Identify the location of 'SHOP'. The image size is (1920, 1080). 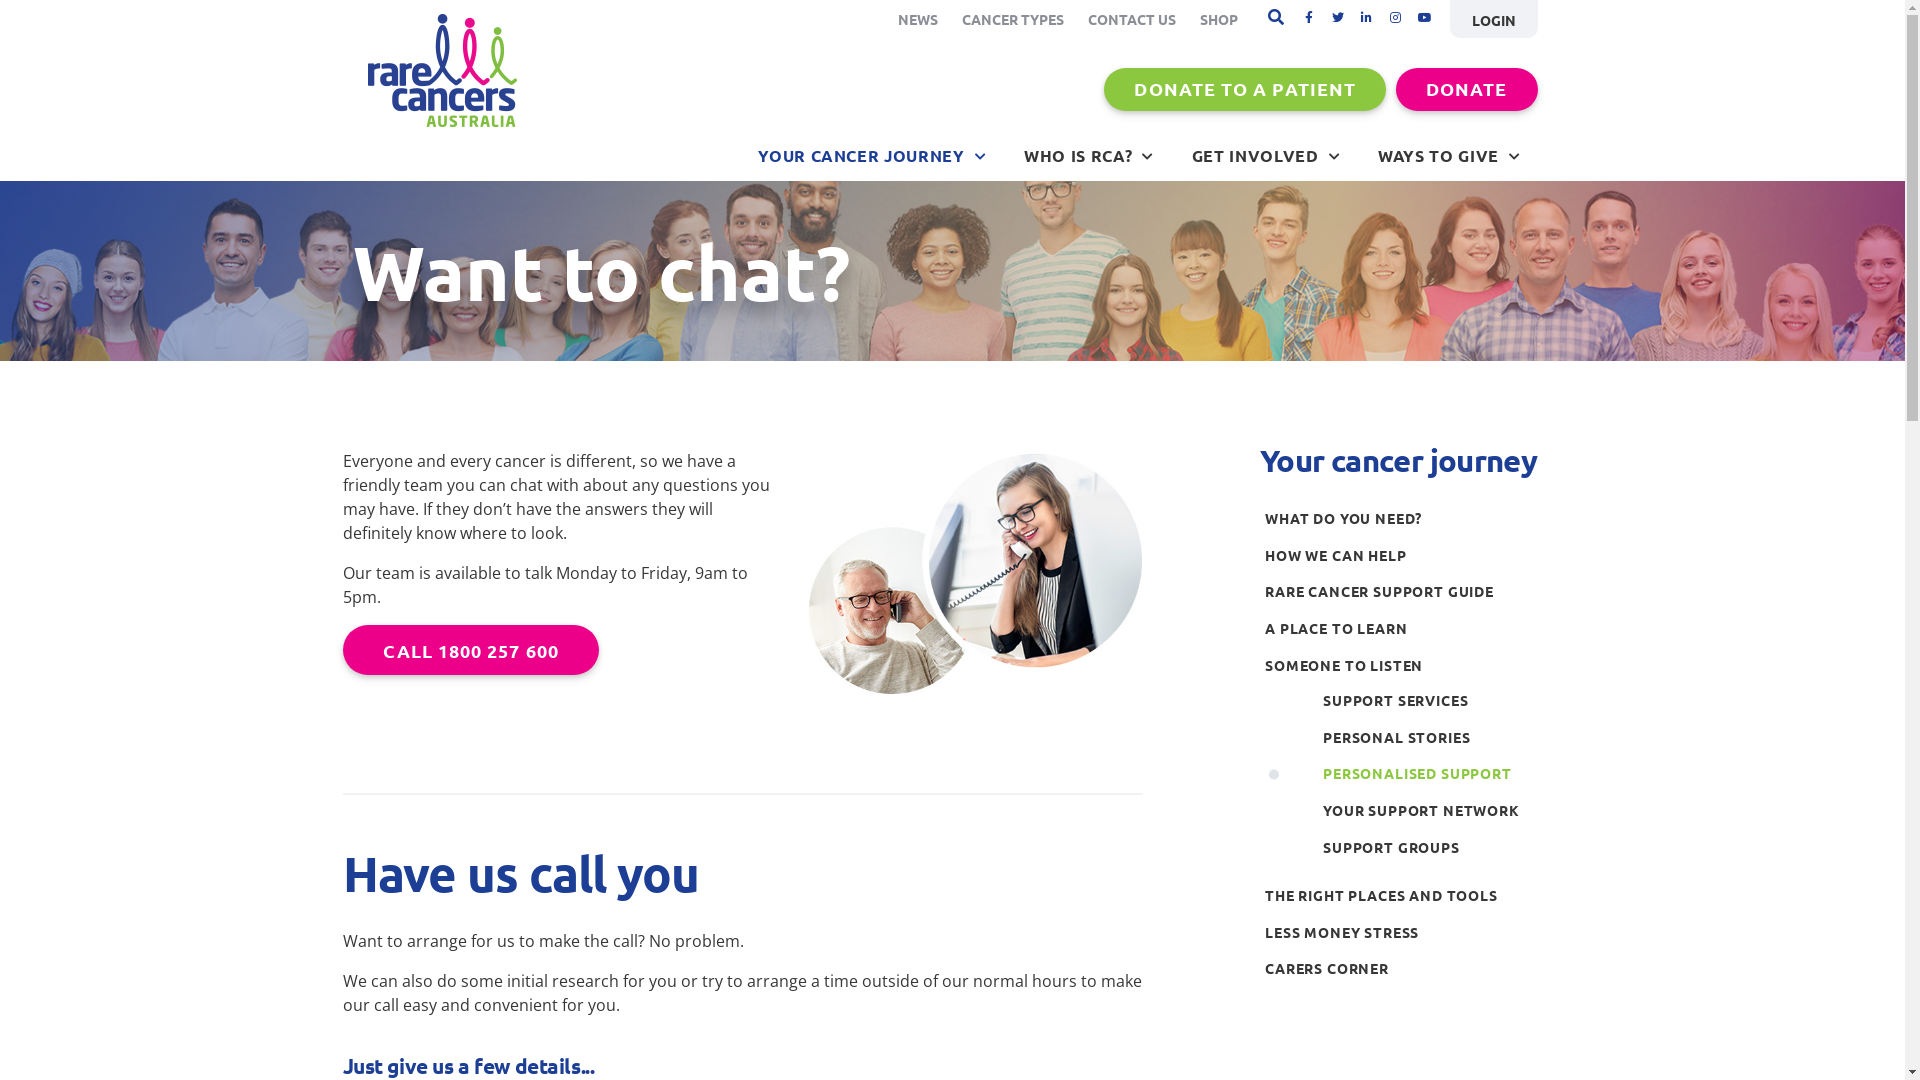
(1200, 19).